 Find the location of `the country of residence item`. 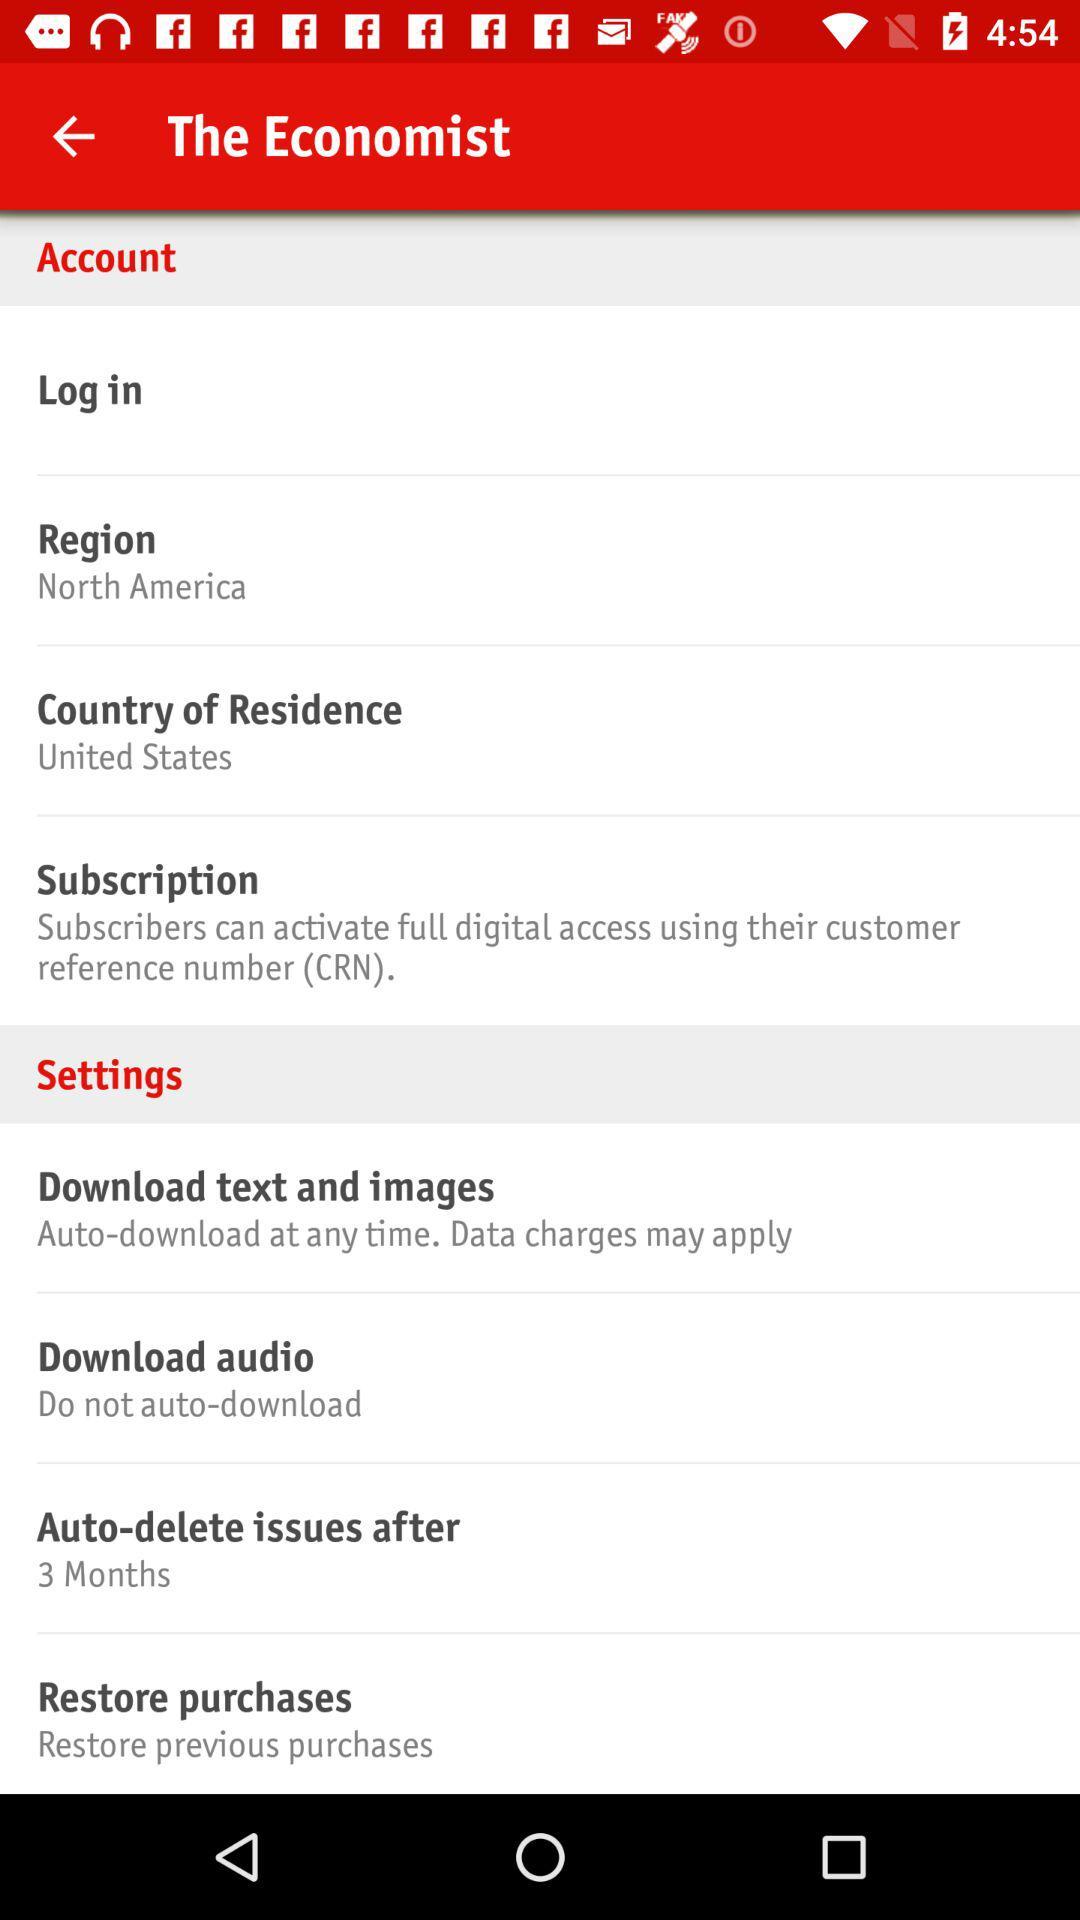

the country of residence item is located at coordinates (536, 709).